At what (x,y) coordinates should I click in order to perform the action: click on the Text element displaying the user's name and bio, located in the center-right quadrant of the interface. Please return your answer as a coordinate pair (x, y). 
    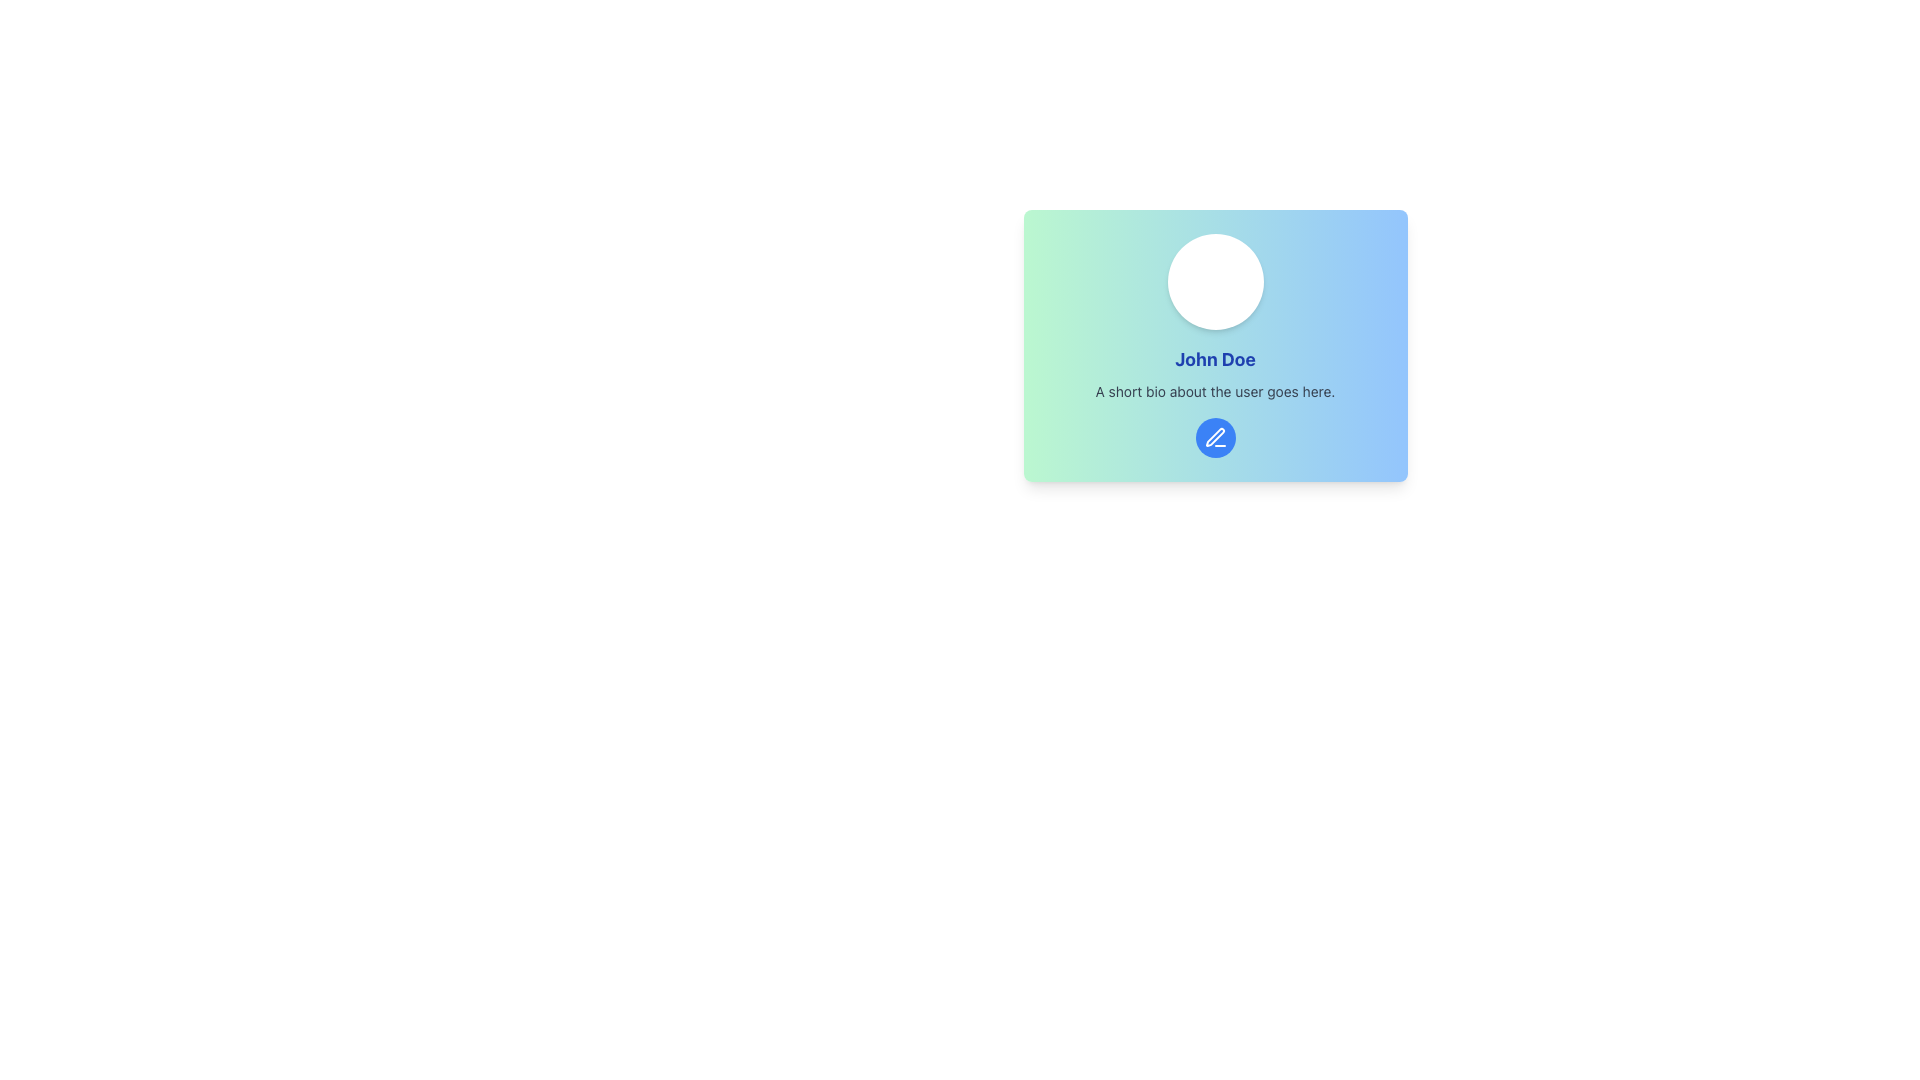
    Looking at the image, I should click on (1214, 345).